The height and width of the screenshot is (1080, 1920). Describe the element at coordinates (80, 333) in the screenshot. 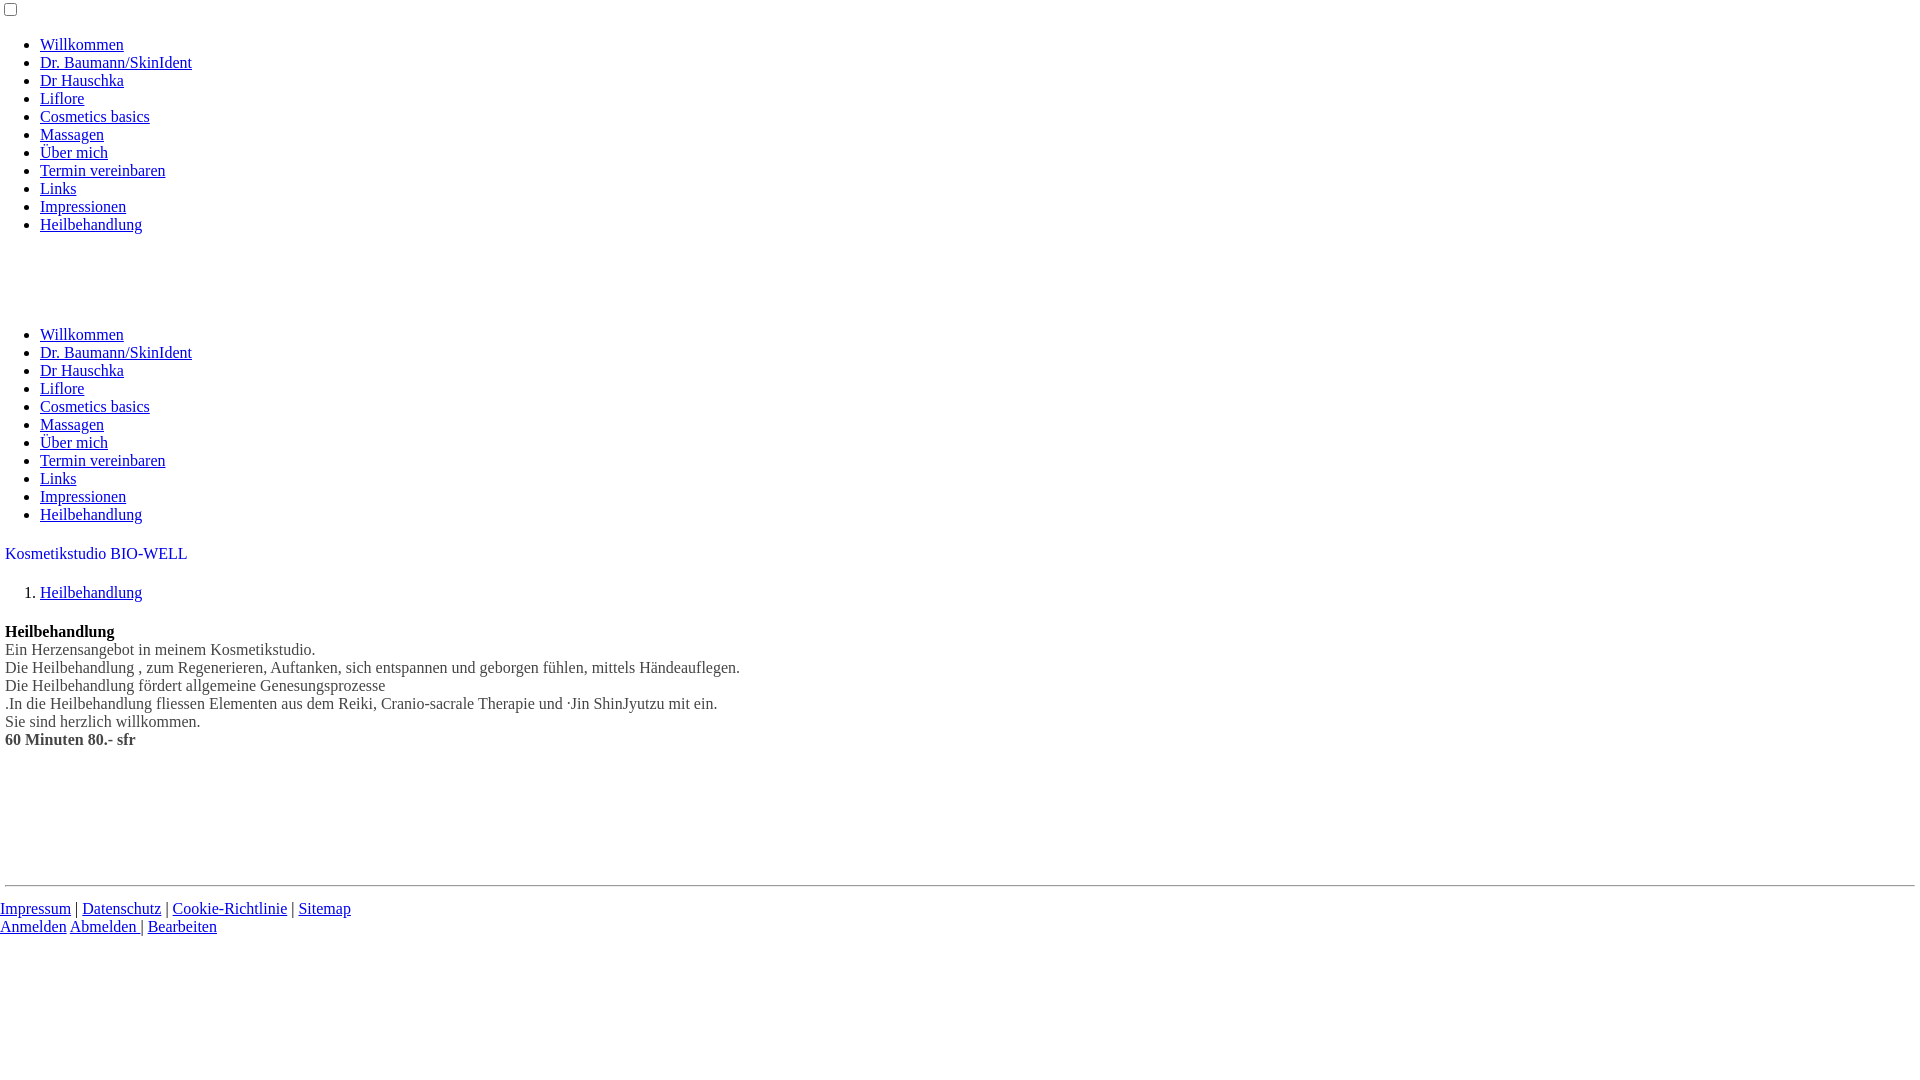

I see `'Willkommen'` at that location.